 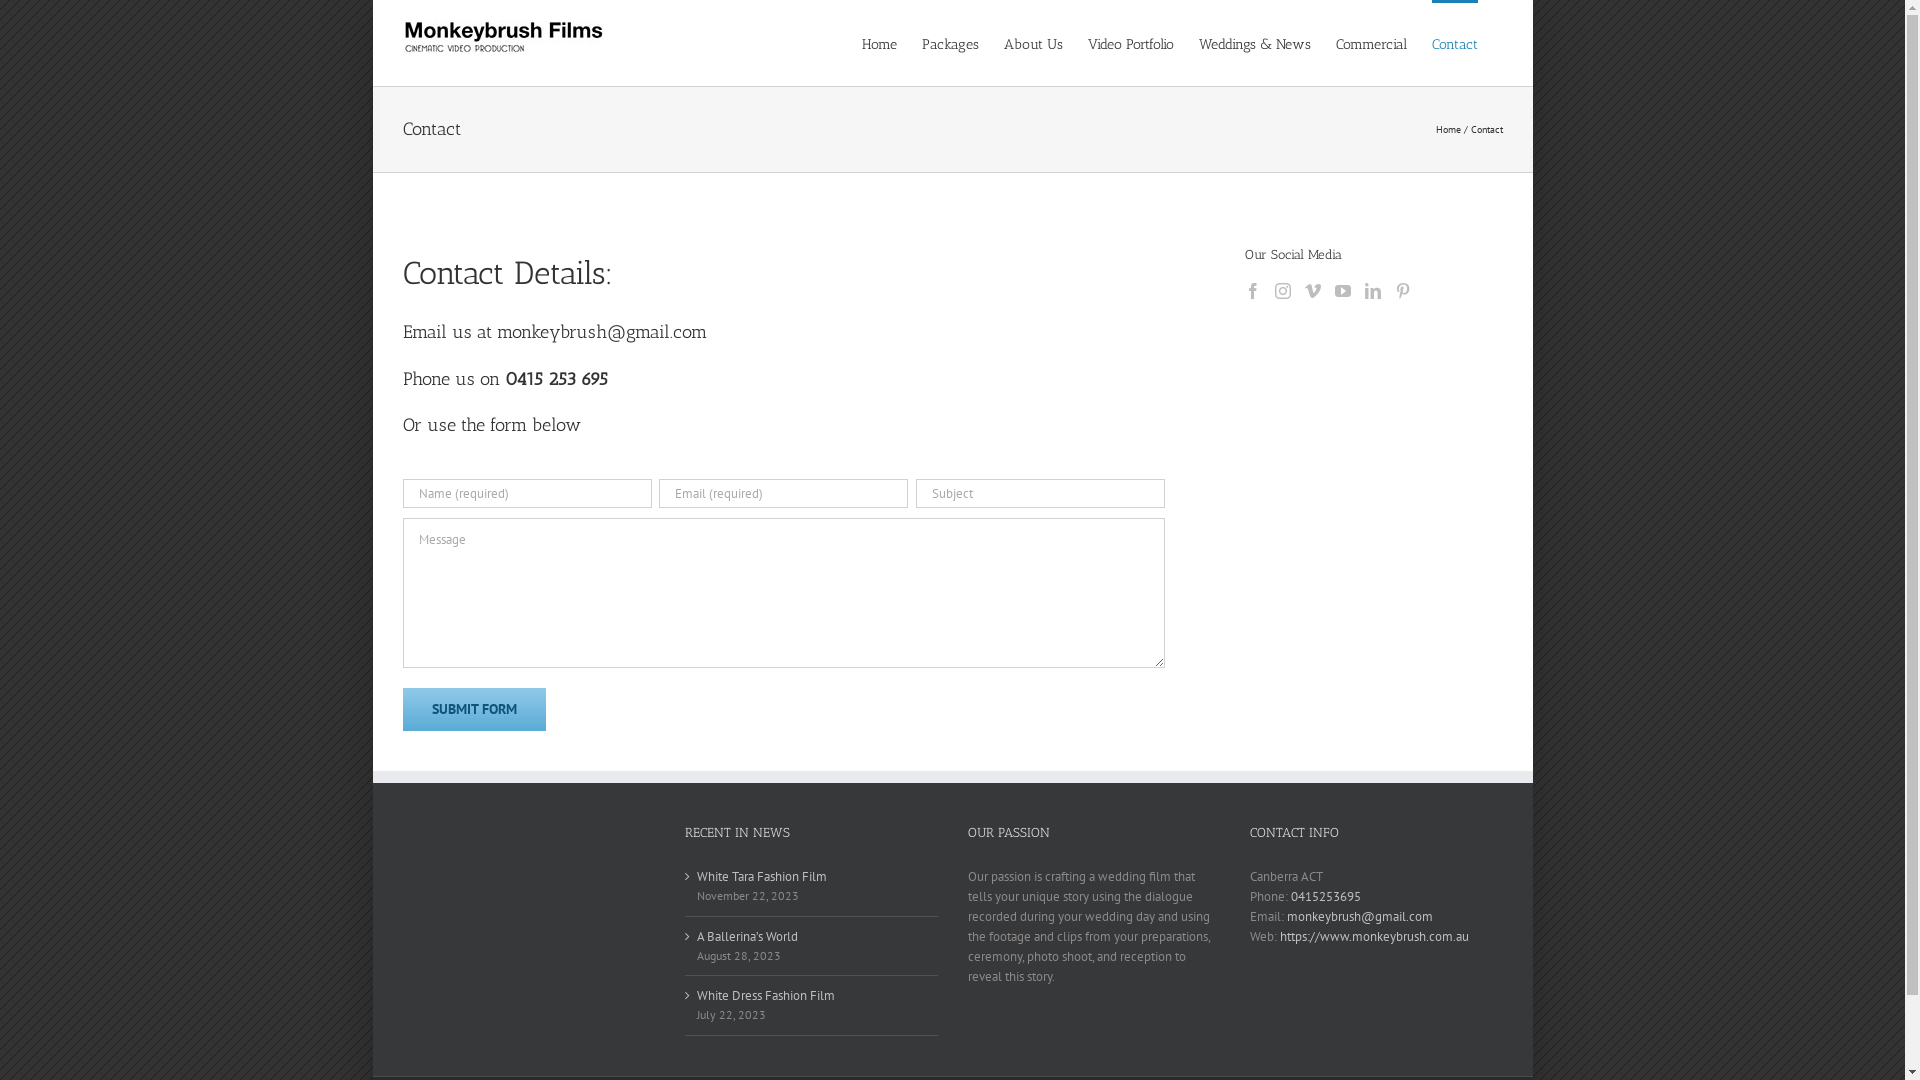 What do you see at coordinates (1363, 290) in the screenshot?
I see `'LinkedIn'` at bounding box center [1363, 290].